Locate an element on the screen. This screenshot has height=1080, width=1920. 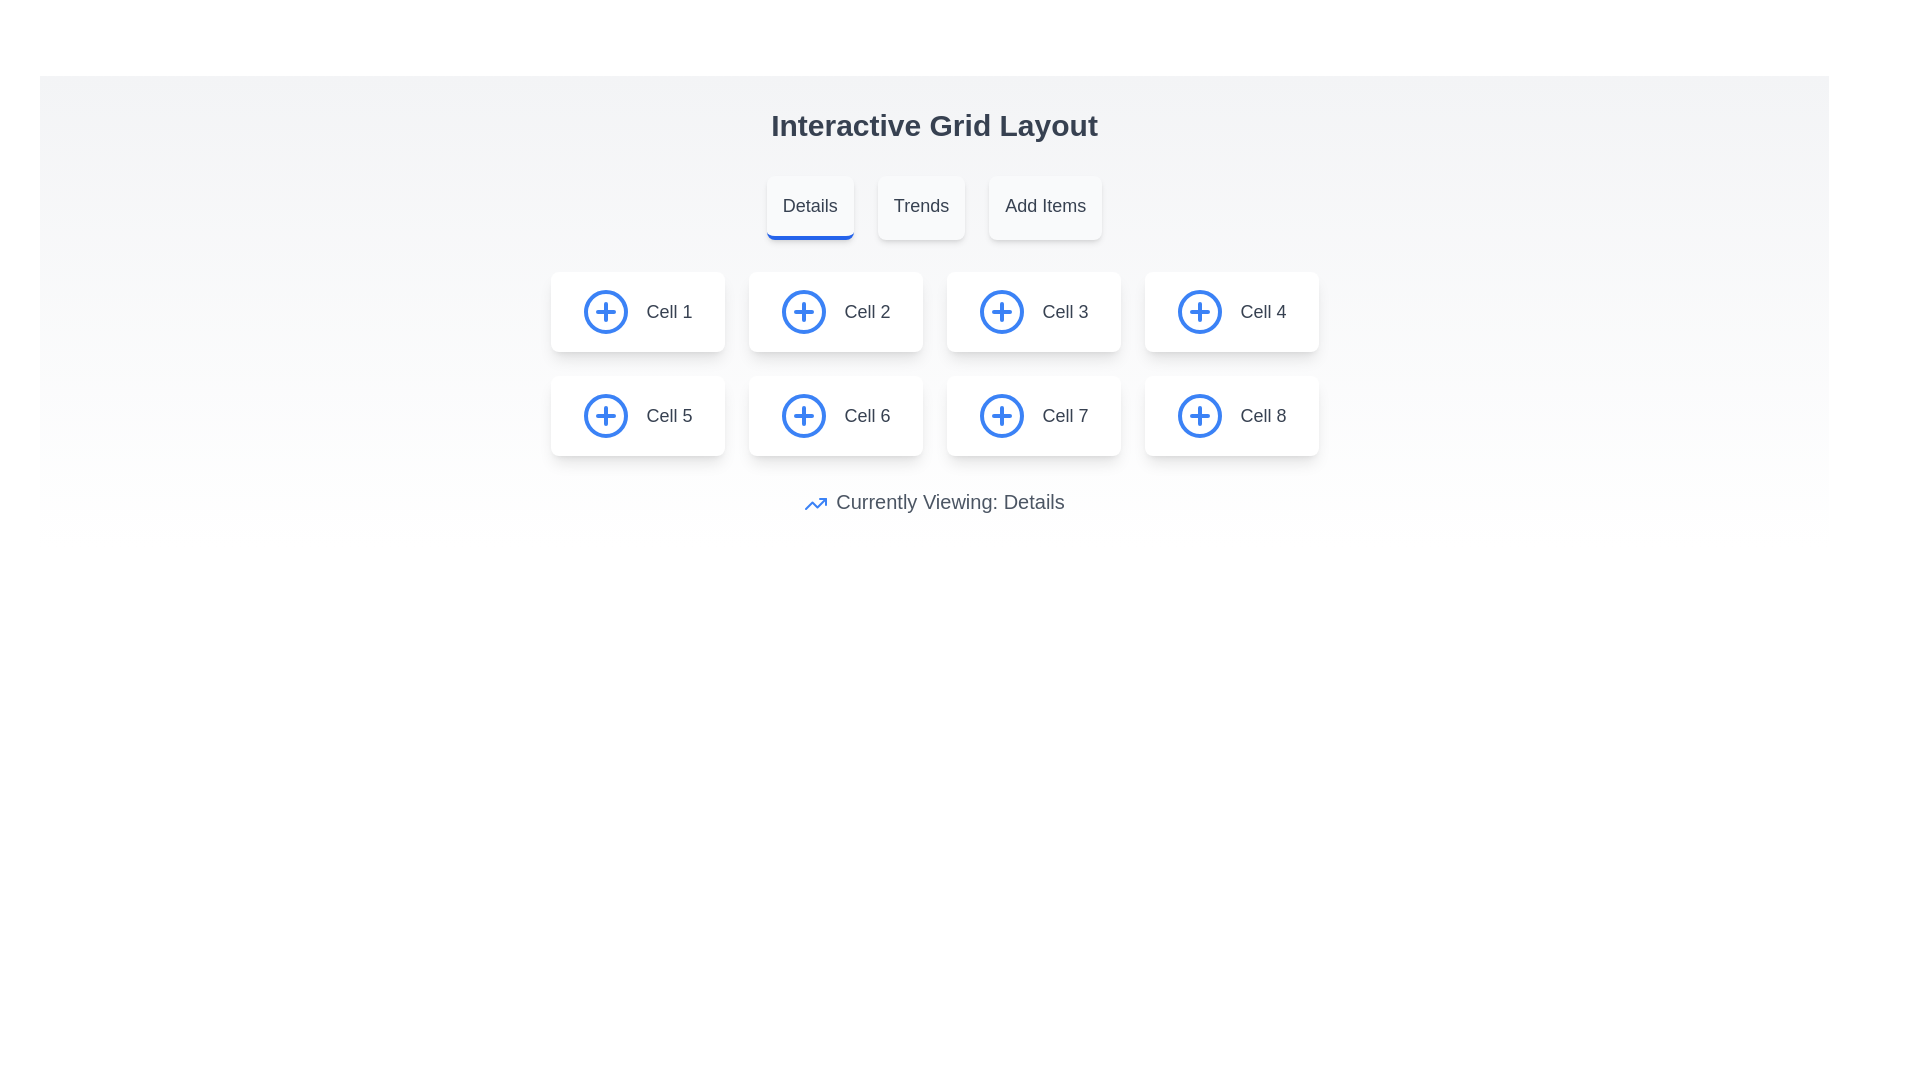
the Circle icon with a blue border containing a plus sign, located above the label 'Cell 1' in the Interactive Grid Layout is located at coordinates (605, 312).